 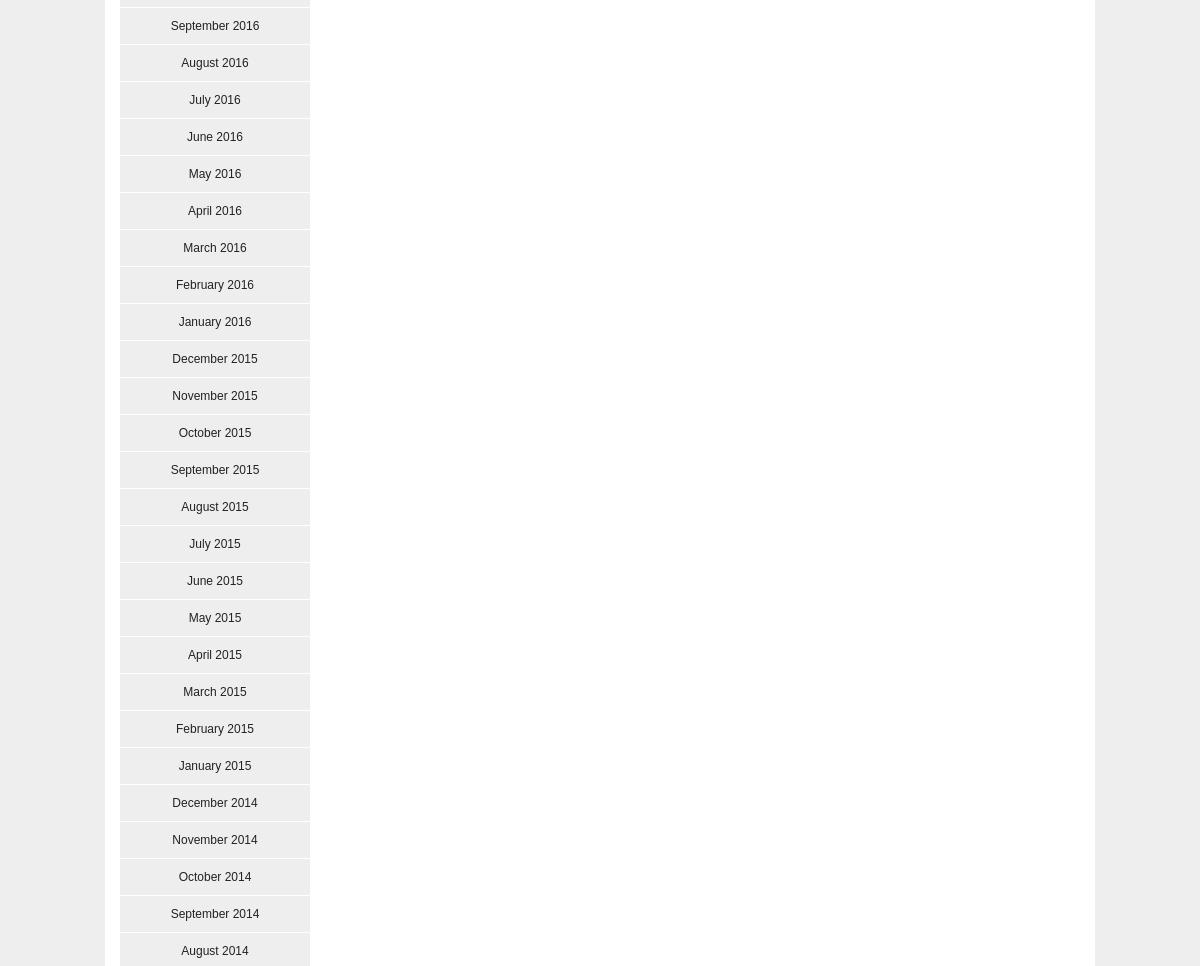 I want to click on 'August 2016', so click(x=213, y=62).